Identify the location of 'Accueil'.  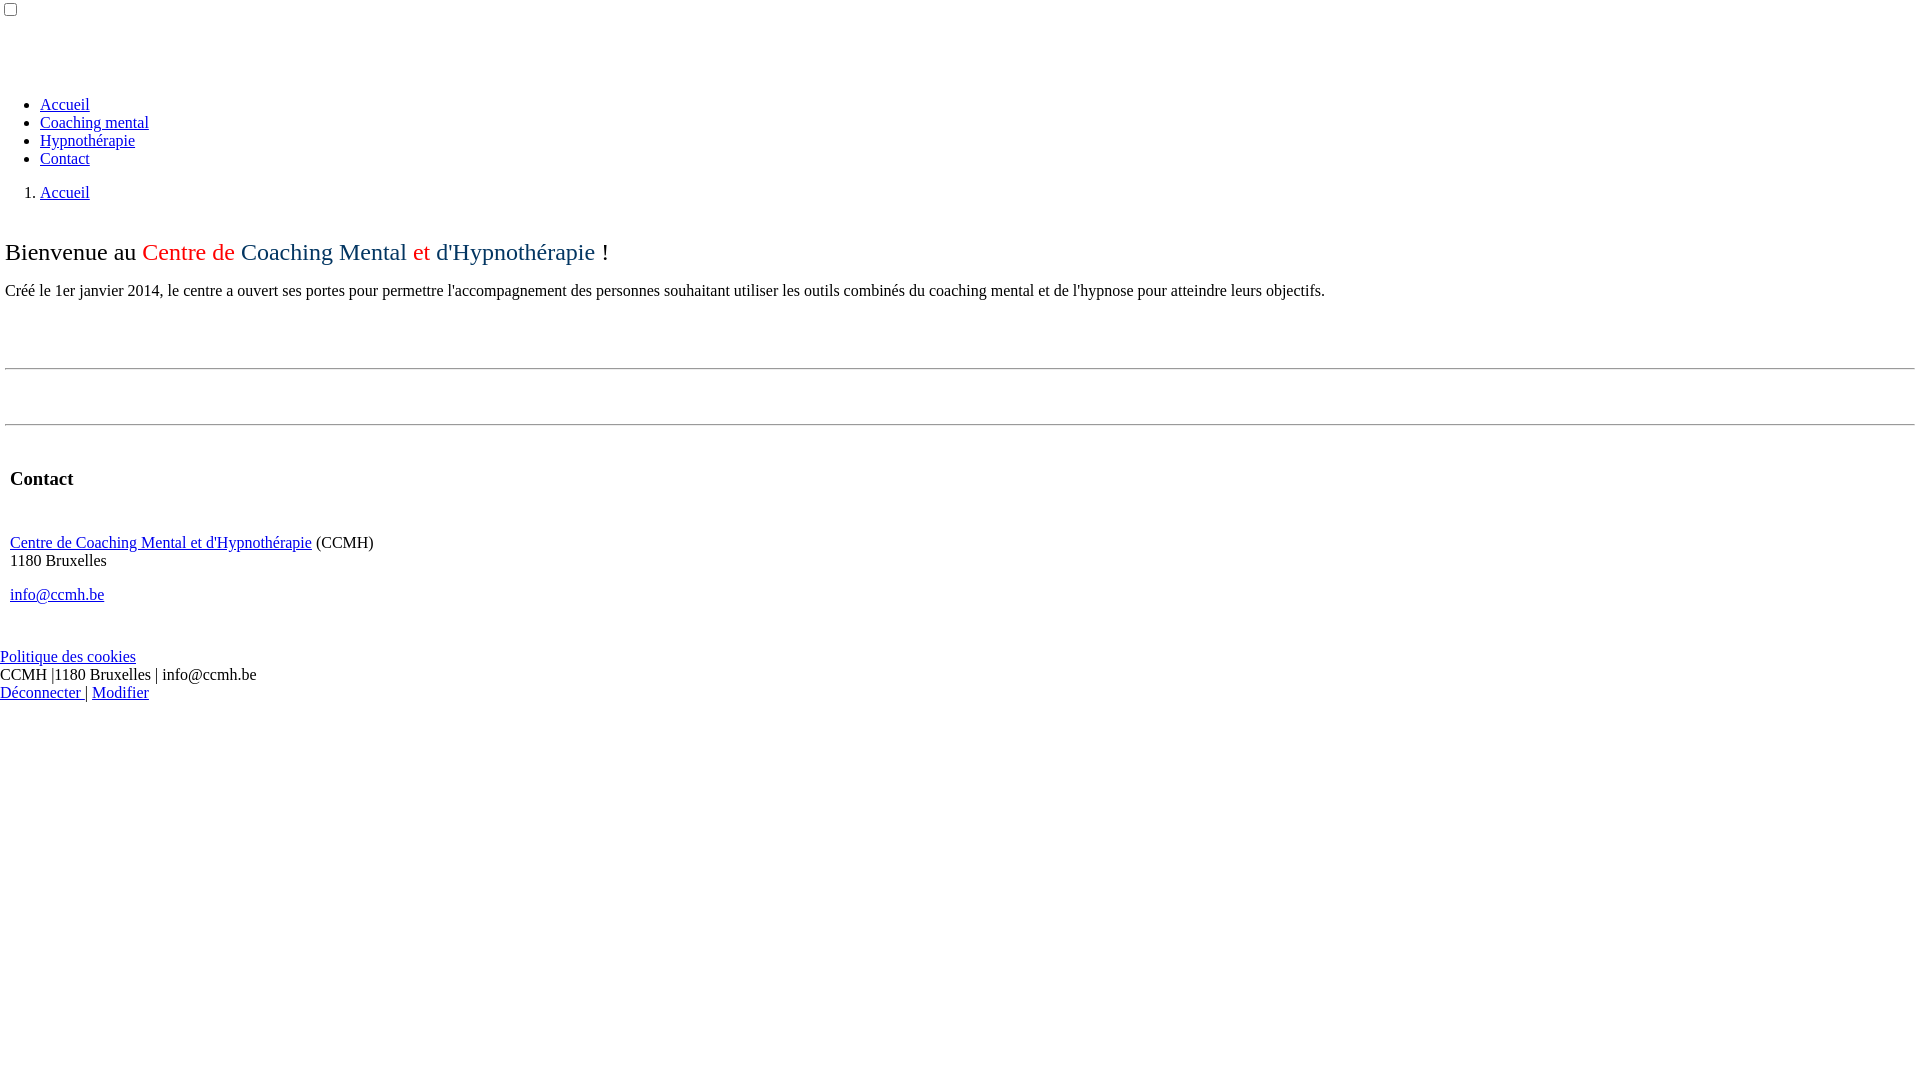
(65, 192).